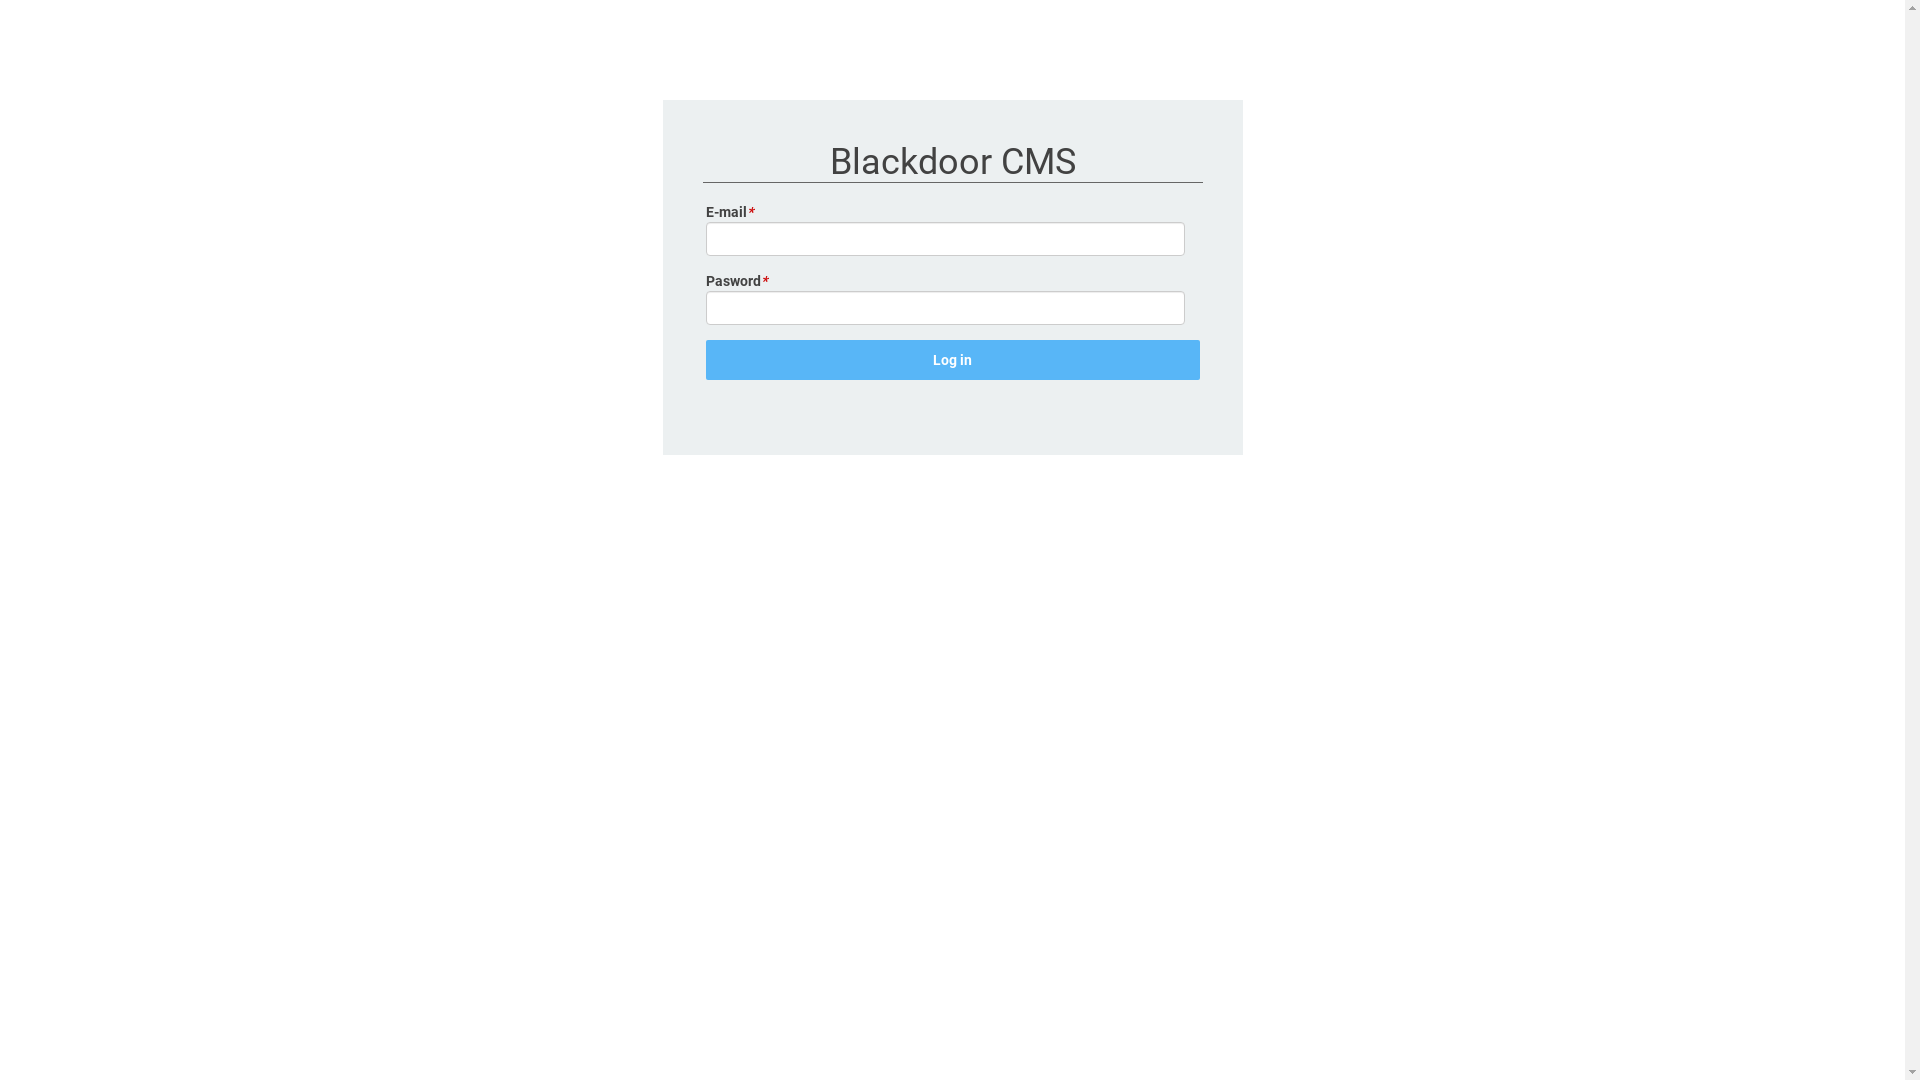  Describe the element at coordinates (952, 358) in the screenshot. I see `'Log in'` at that location.